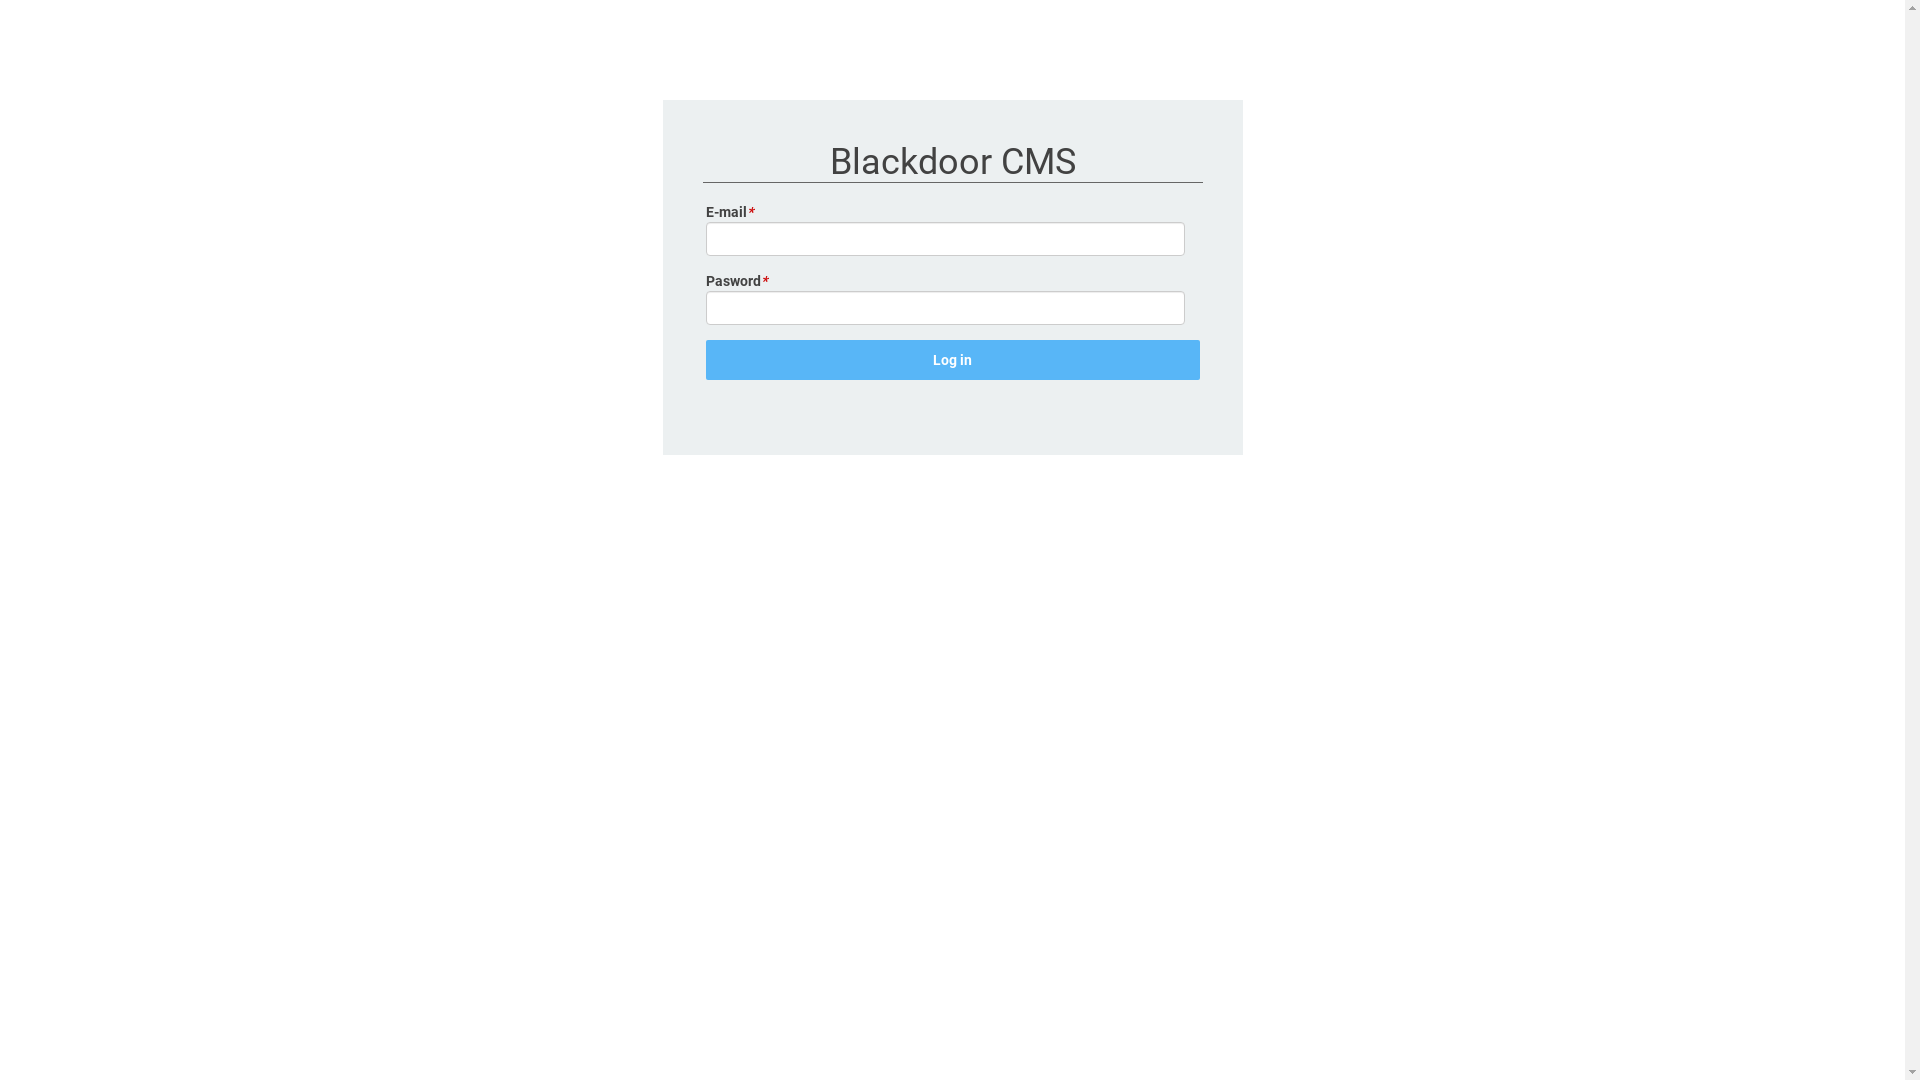  Describe the element at coordinates (952, 358) in the screenshot. I see `'Log in'` at that location.